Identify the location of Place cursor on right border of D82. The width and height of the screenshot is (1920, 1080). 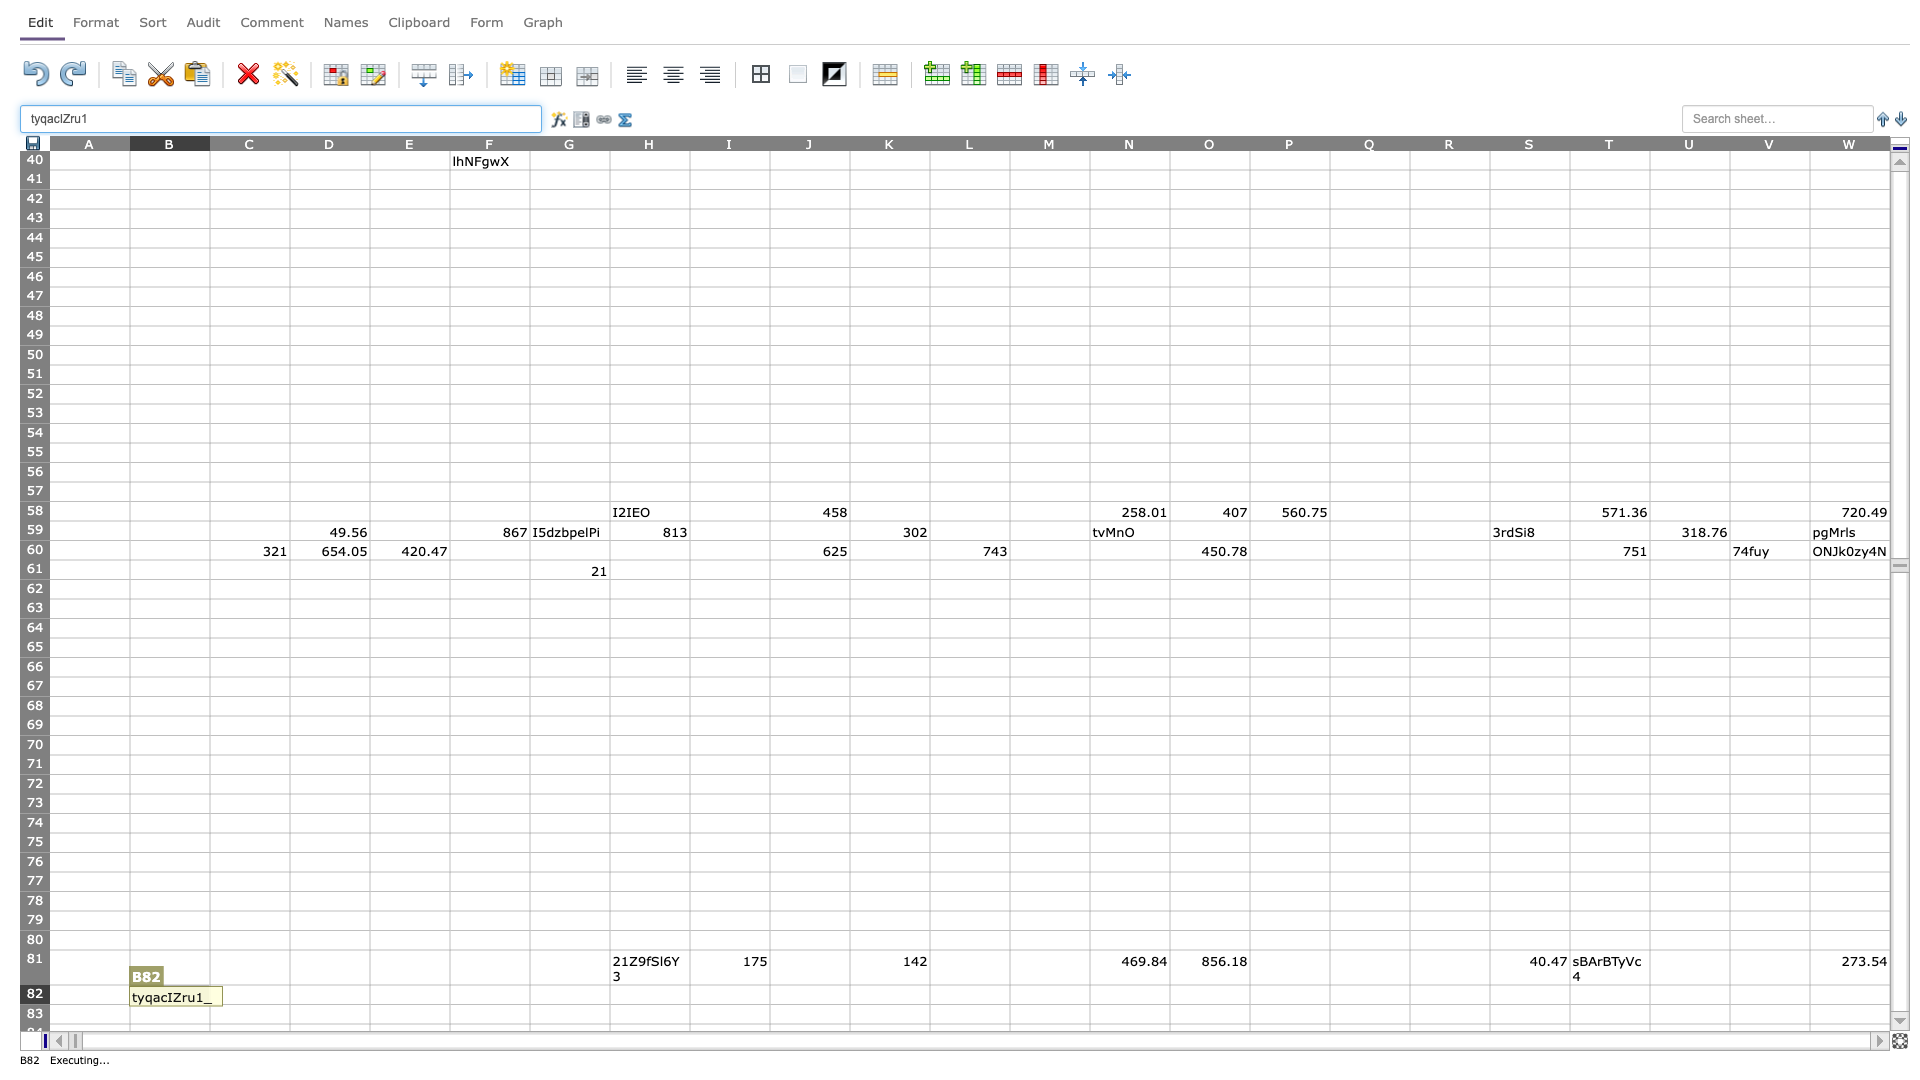
(369, 994).